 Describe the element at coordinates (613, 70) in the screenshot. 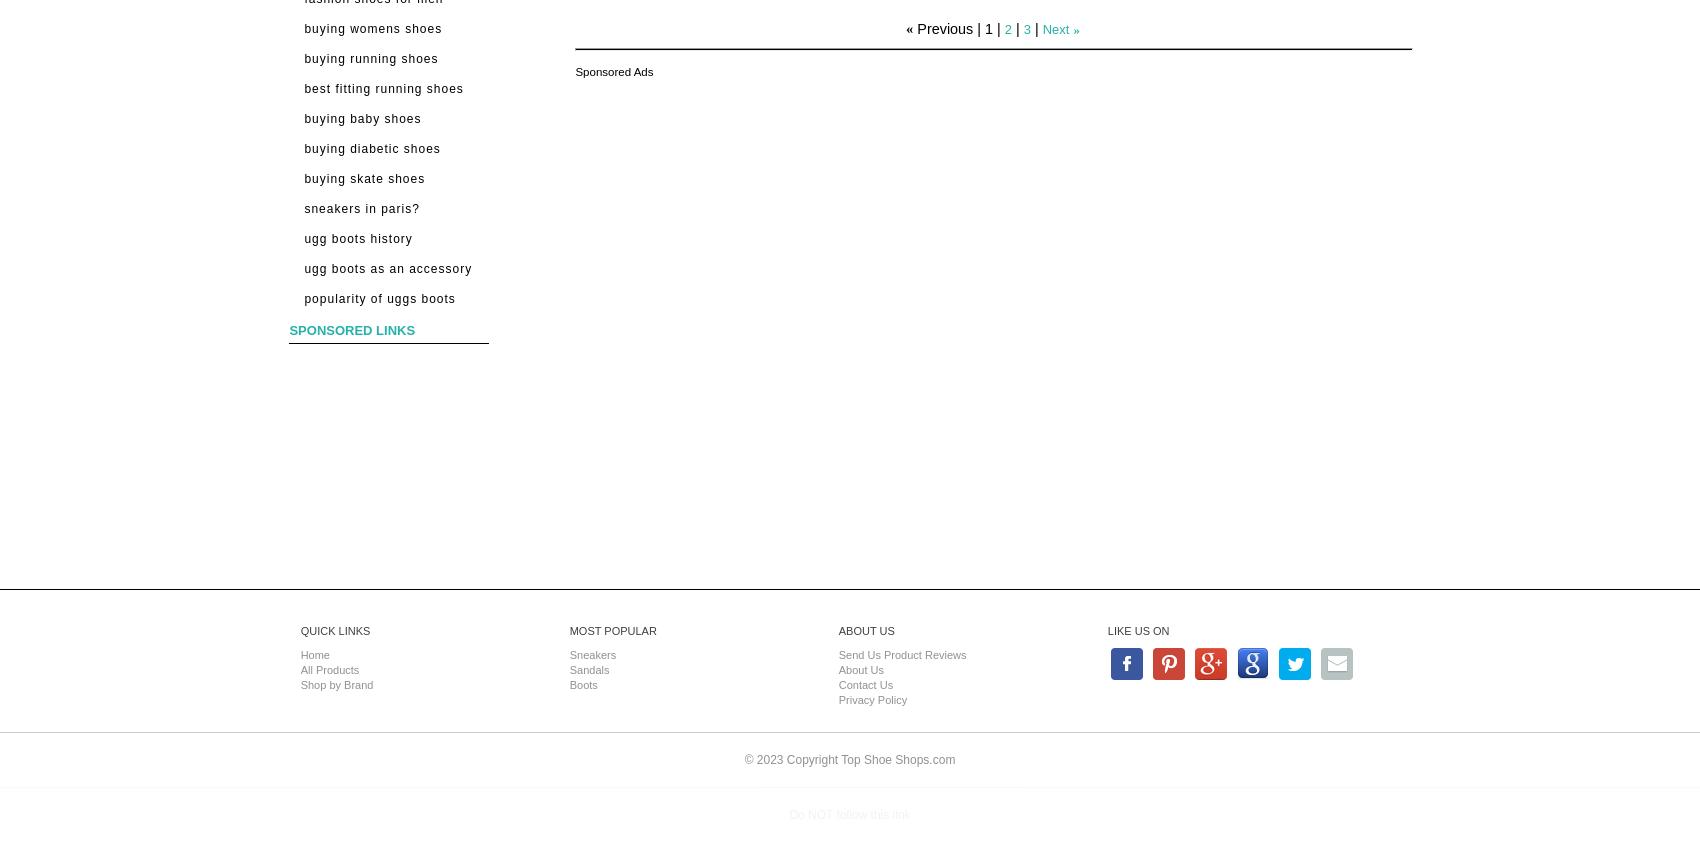

I see `'Sponsored Ads'` at that location.